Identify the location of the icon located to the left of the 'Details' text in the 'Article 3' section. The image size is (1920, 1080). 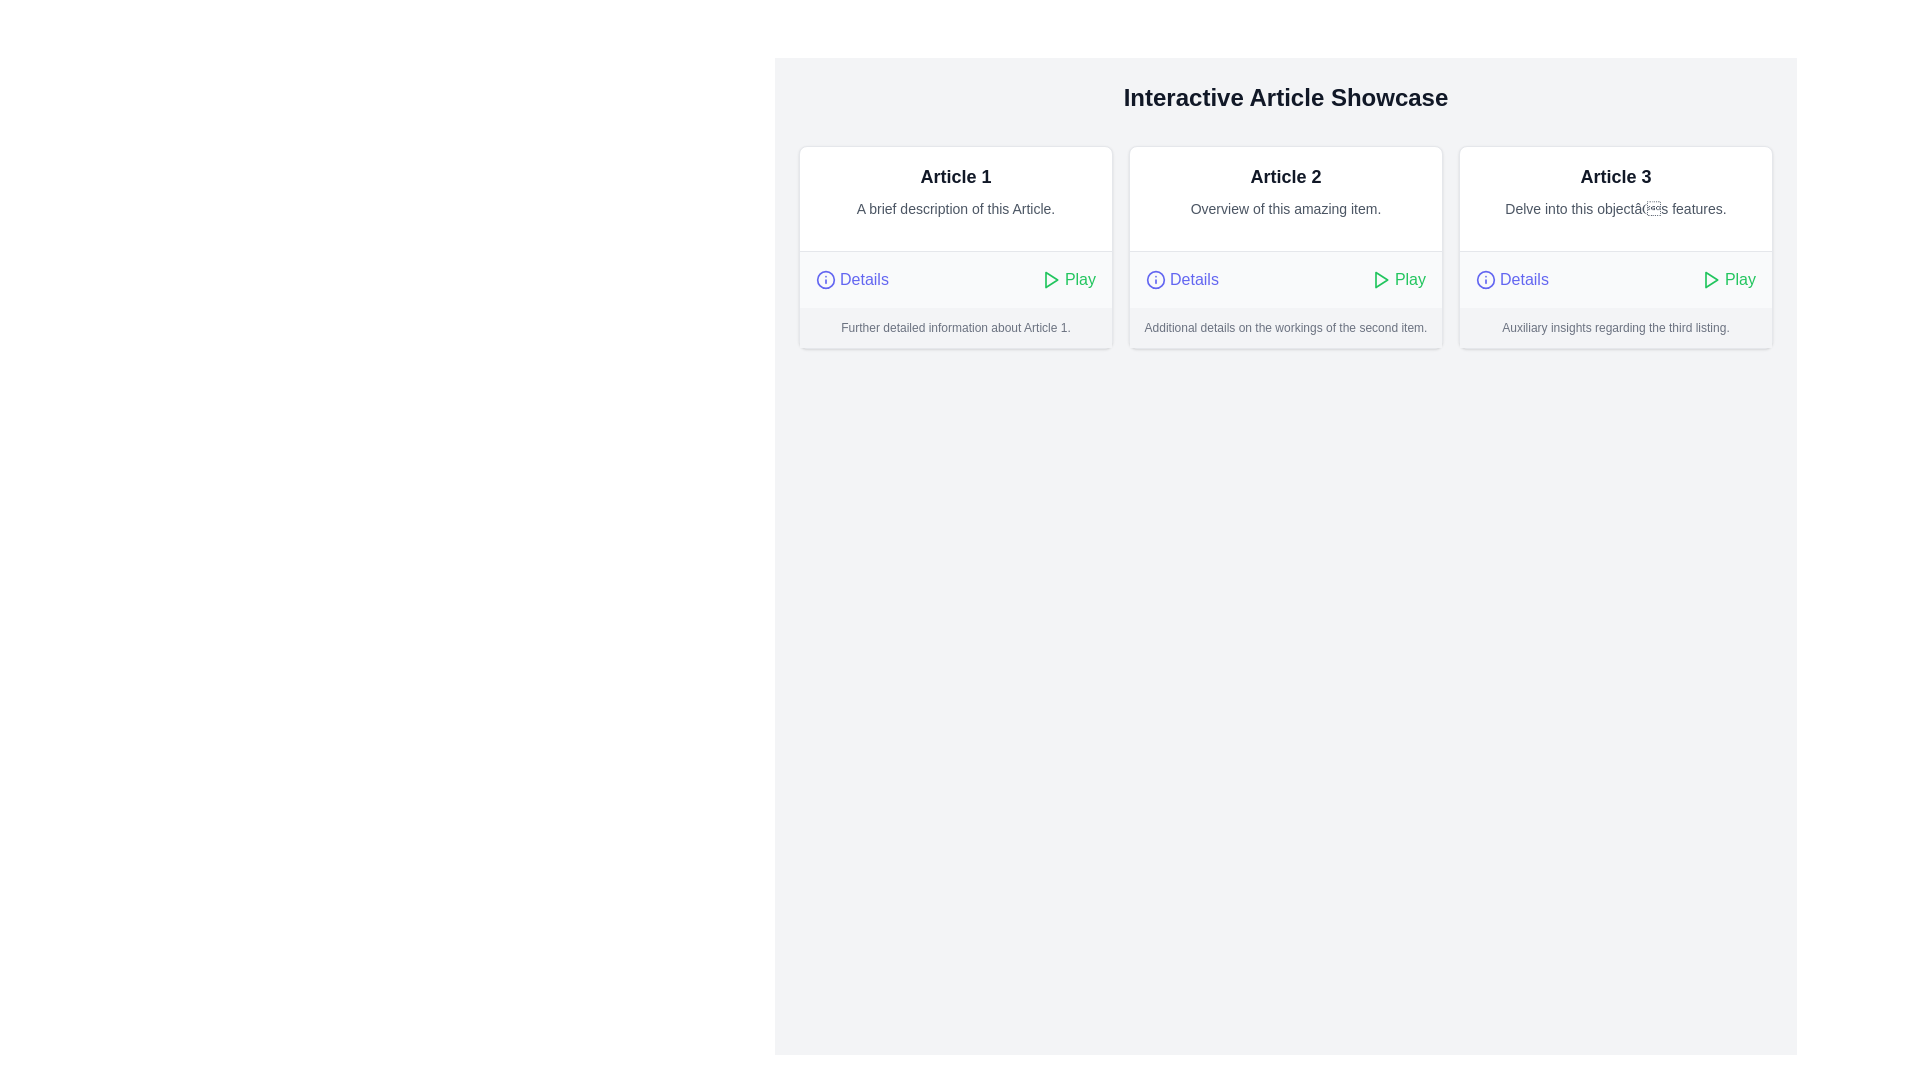
(1486, 280).